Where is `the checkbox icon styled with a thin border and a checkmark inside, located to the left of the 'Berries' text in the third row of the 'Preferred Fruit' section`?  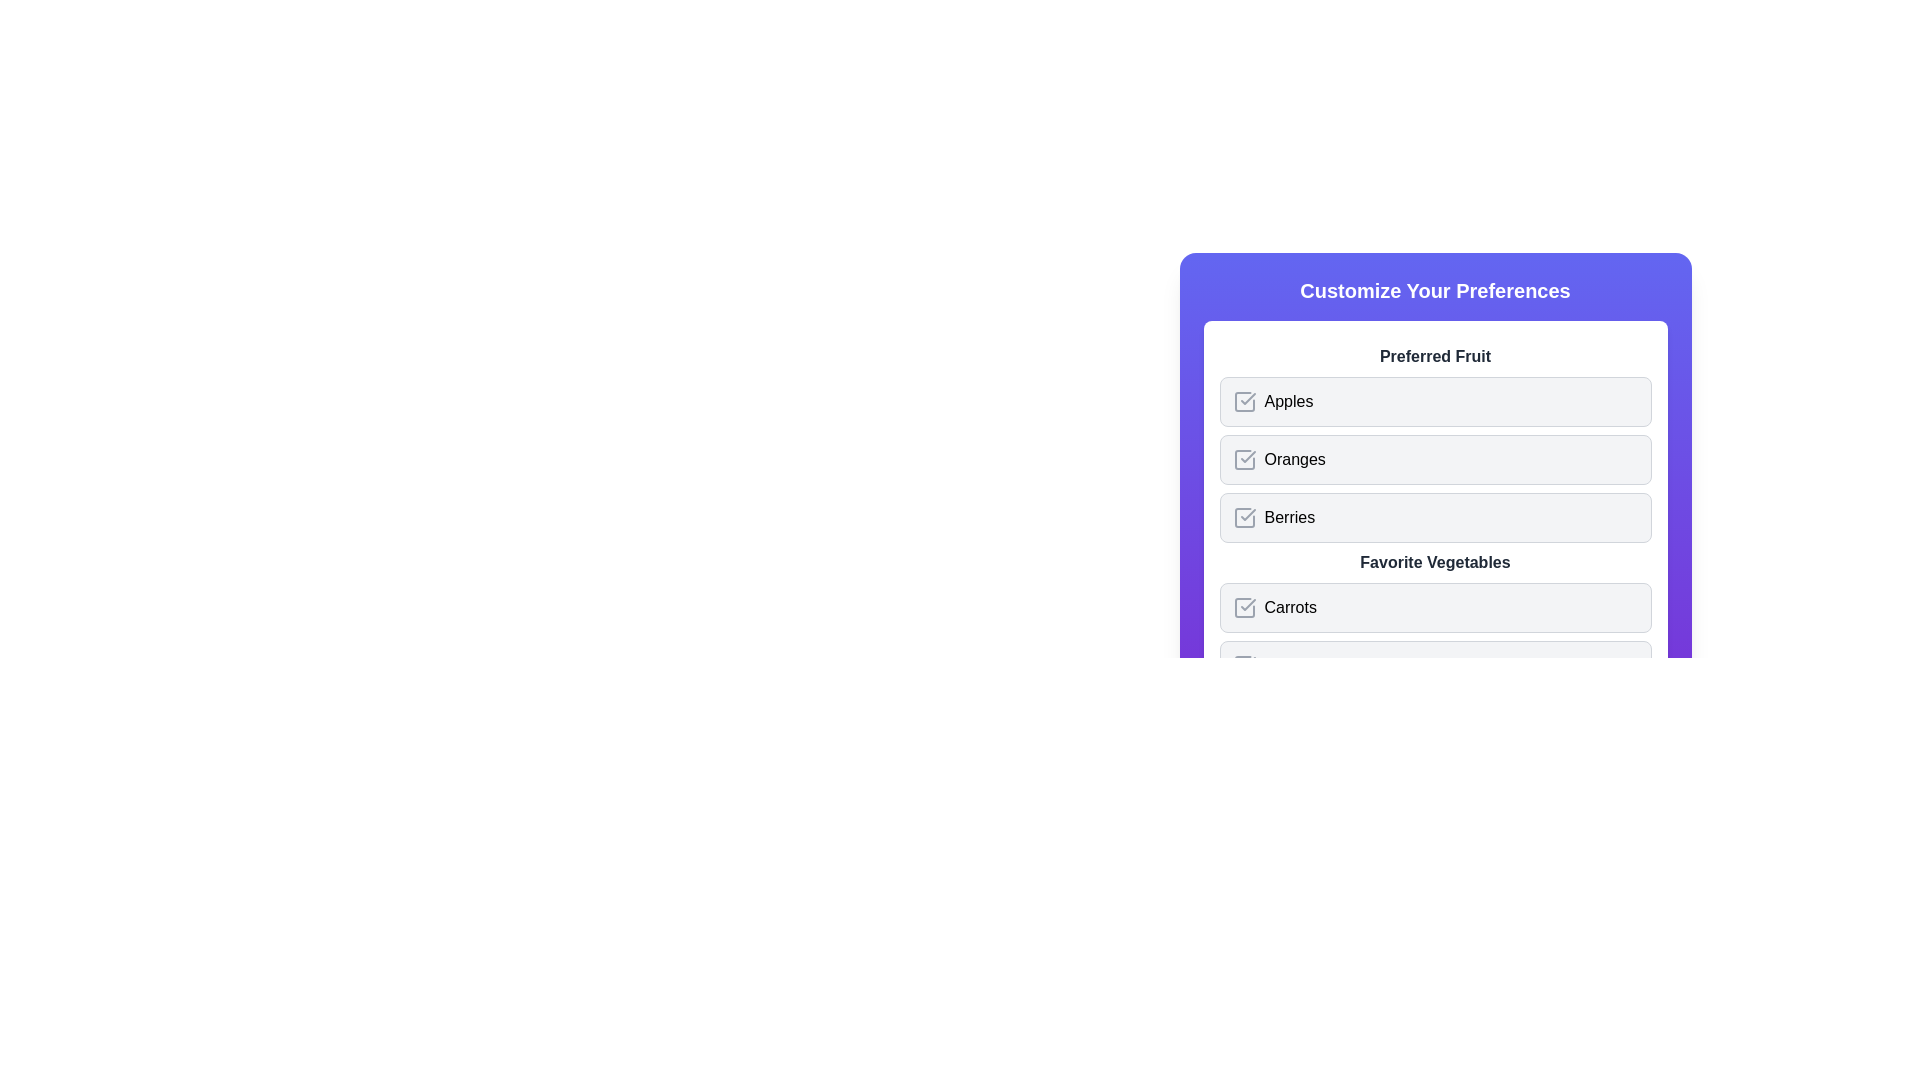 the checkbox icon styled with a thin border and a checkmark inside, located to the left of the 'Berries' text in the third row of the 'Preferred Fruit' section is located at coordinates (1243, 516).